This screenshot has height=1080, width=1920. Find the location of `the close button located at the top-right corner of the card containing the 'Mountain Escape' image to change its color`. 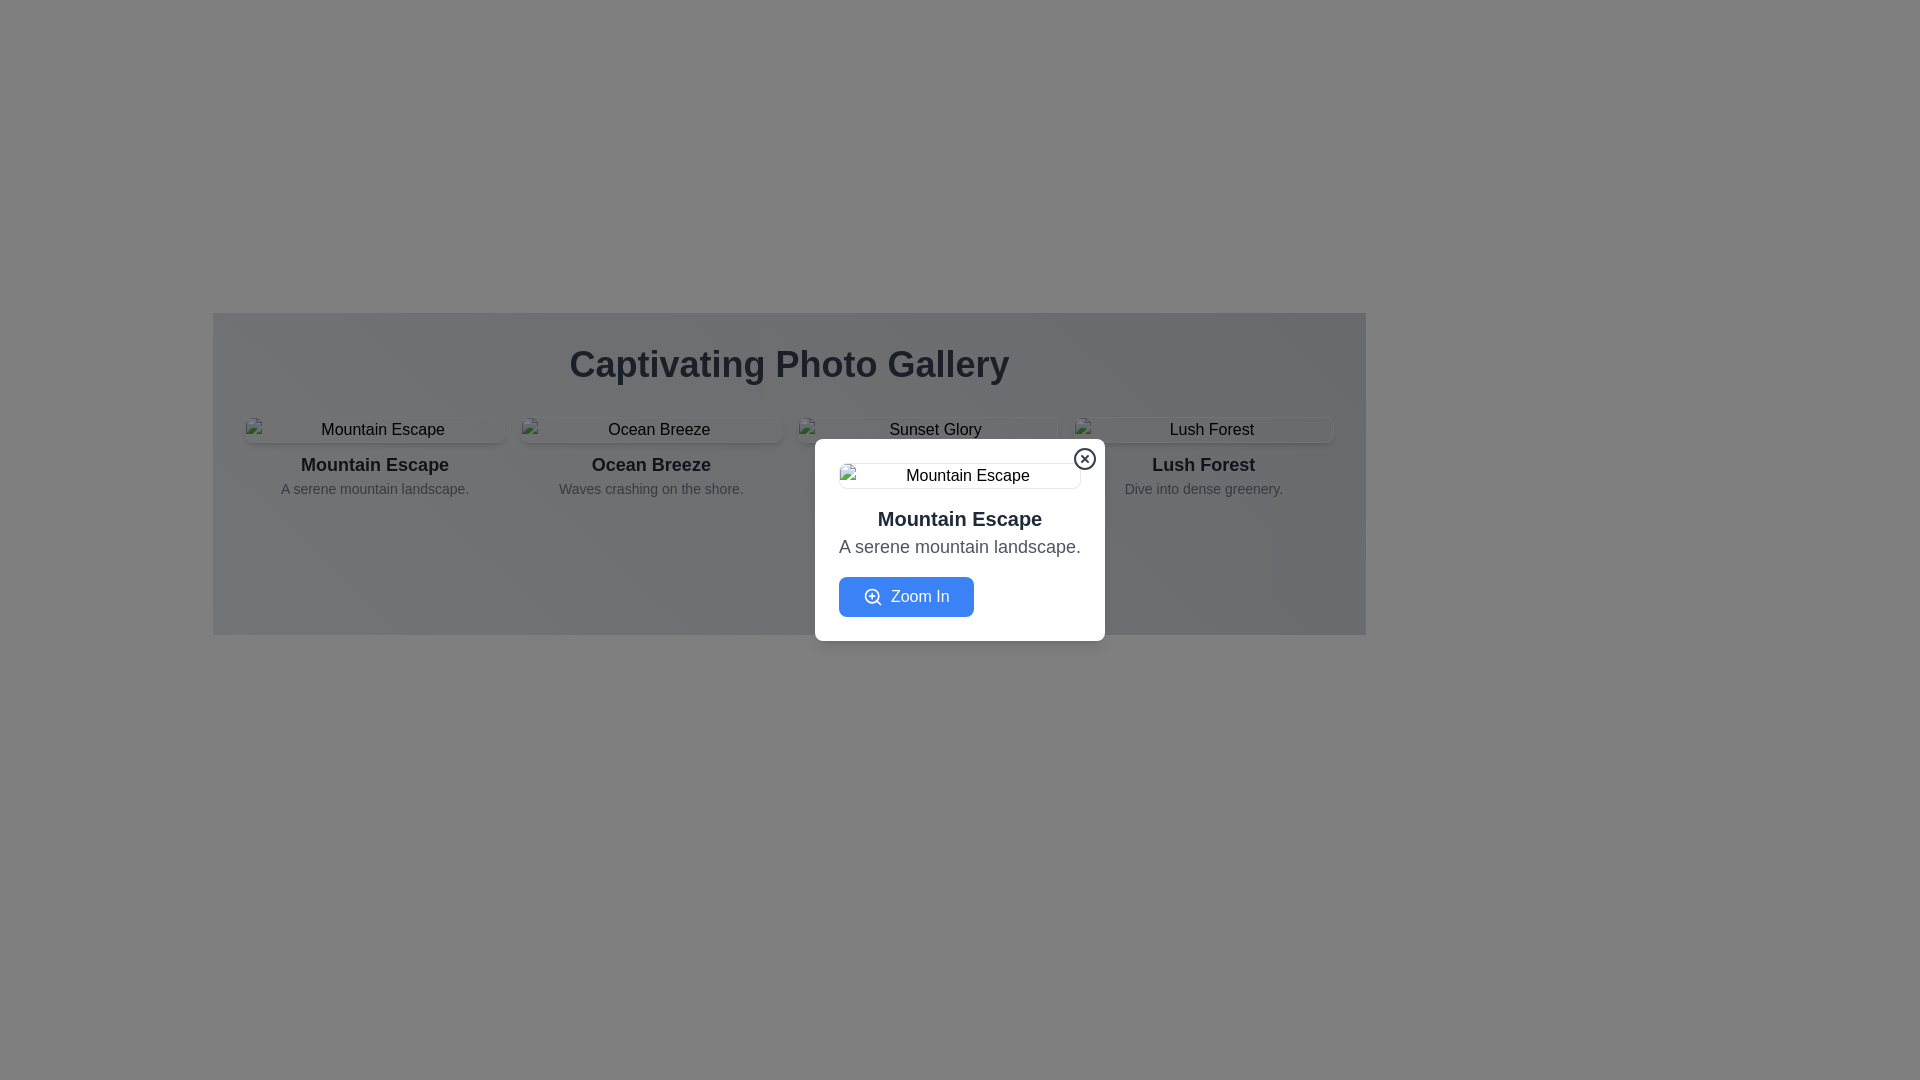

the close button located at the top-right corner of the card containing the 'Mountain Escape' image to change its color is located at coordinates (1083, 459).